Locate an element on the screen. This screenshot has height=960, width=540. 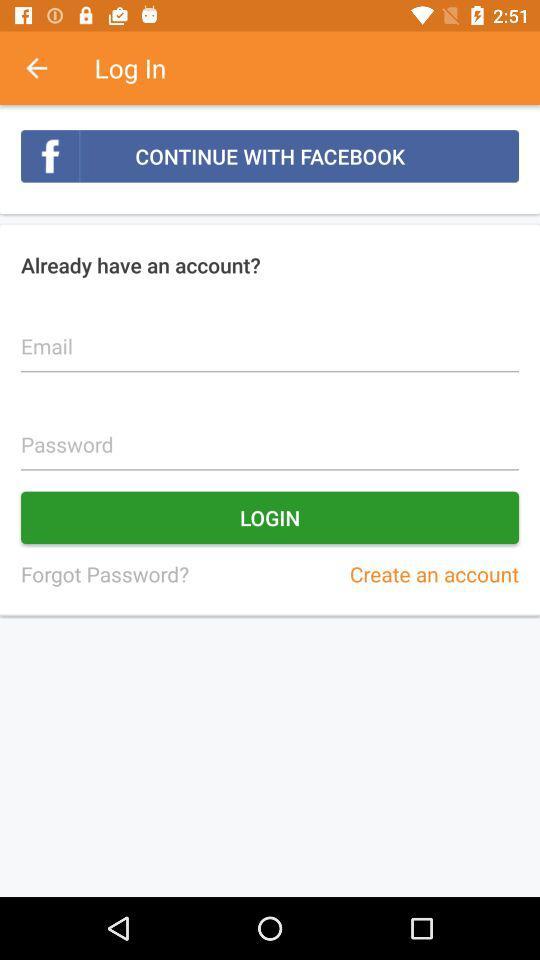
the forgot password? is located at coordinates (104, 574).